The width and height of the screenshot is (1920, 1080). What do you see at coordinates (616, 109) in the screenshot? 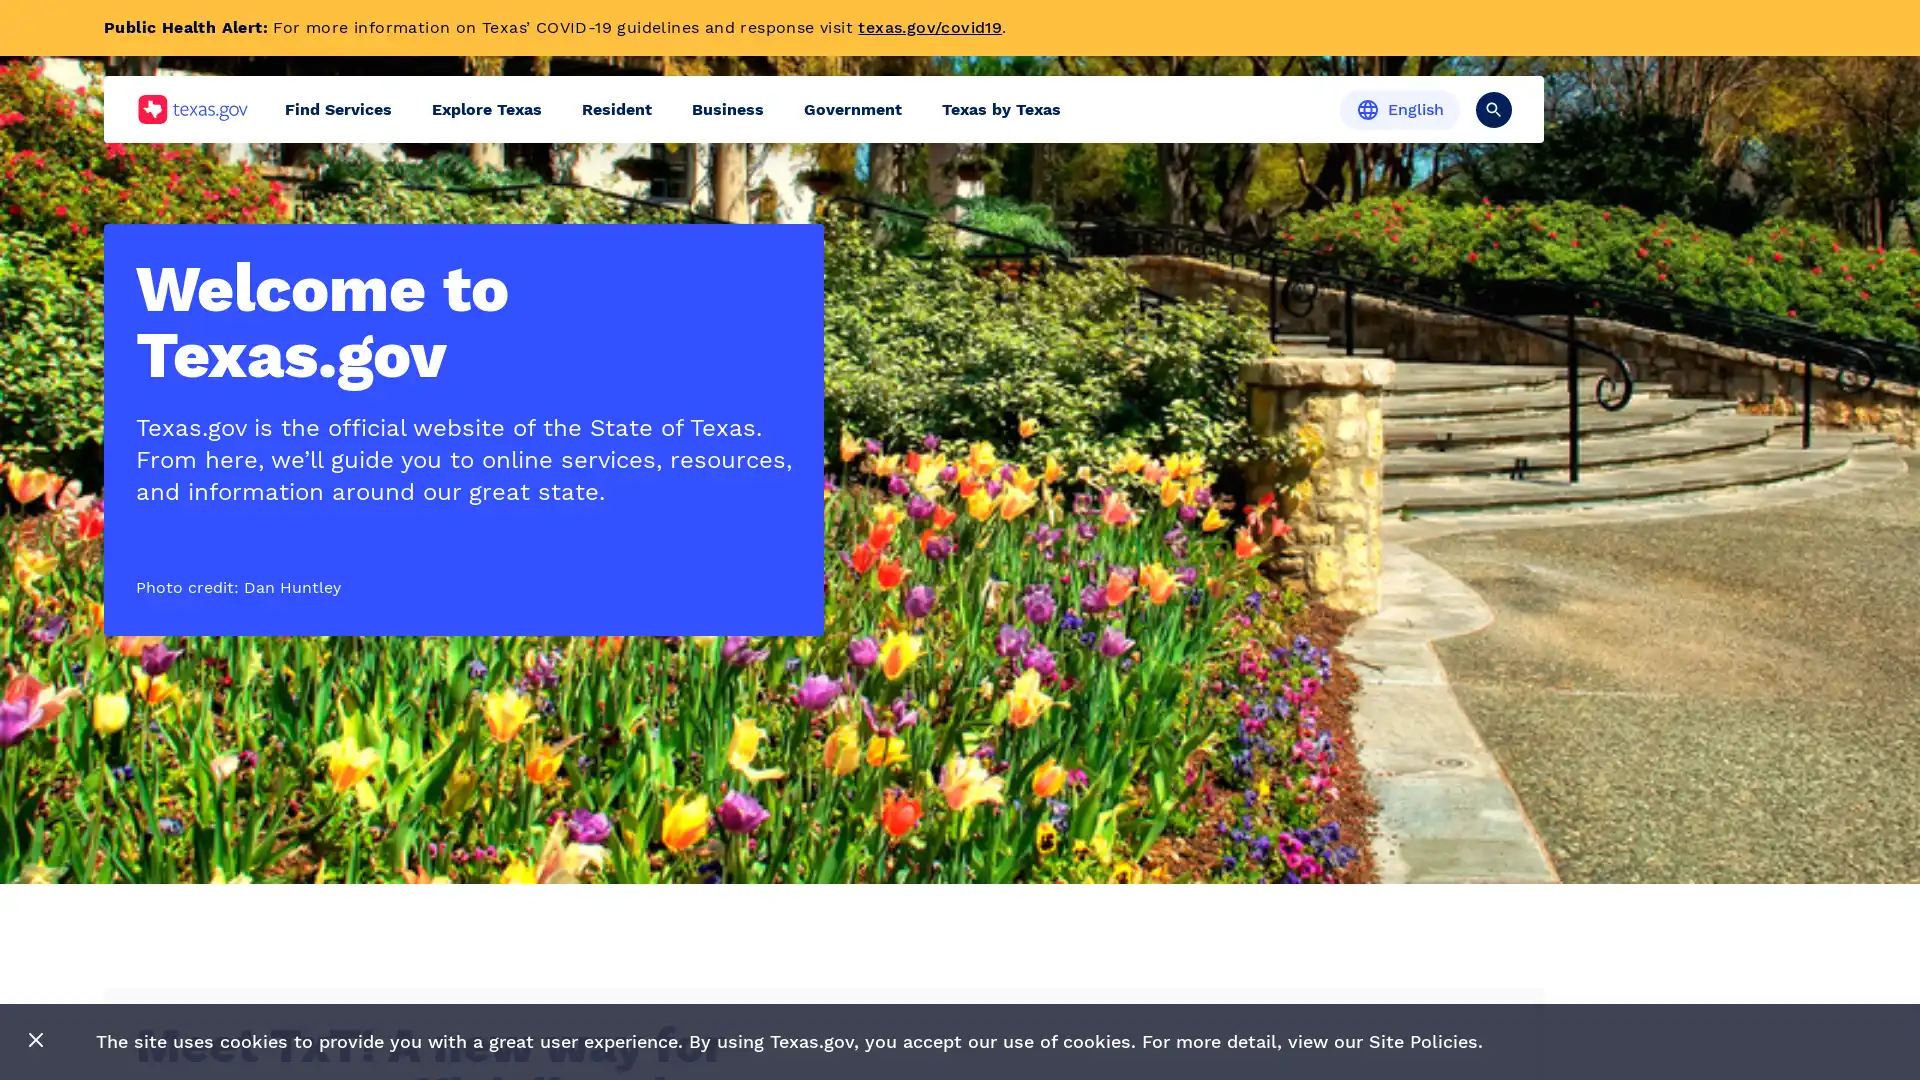
I see `Resident` at bounding box center [616, 109].